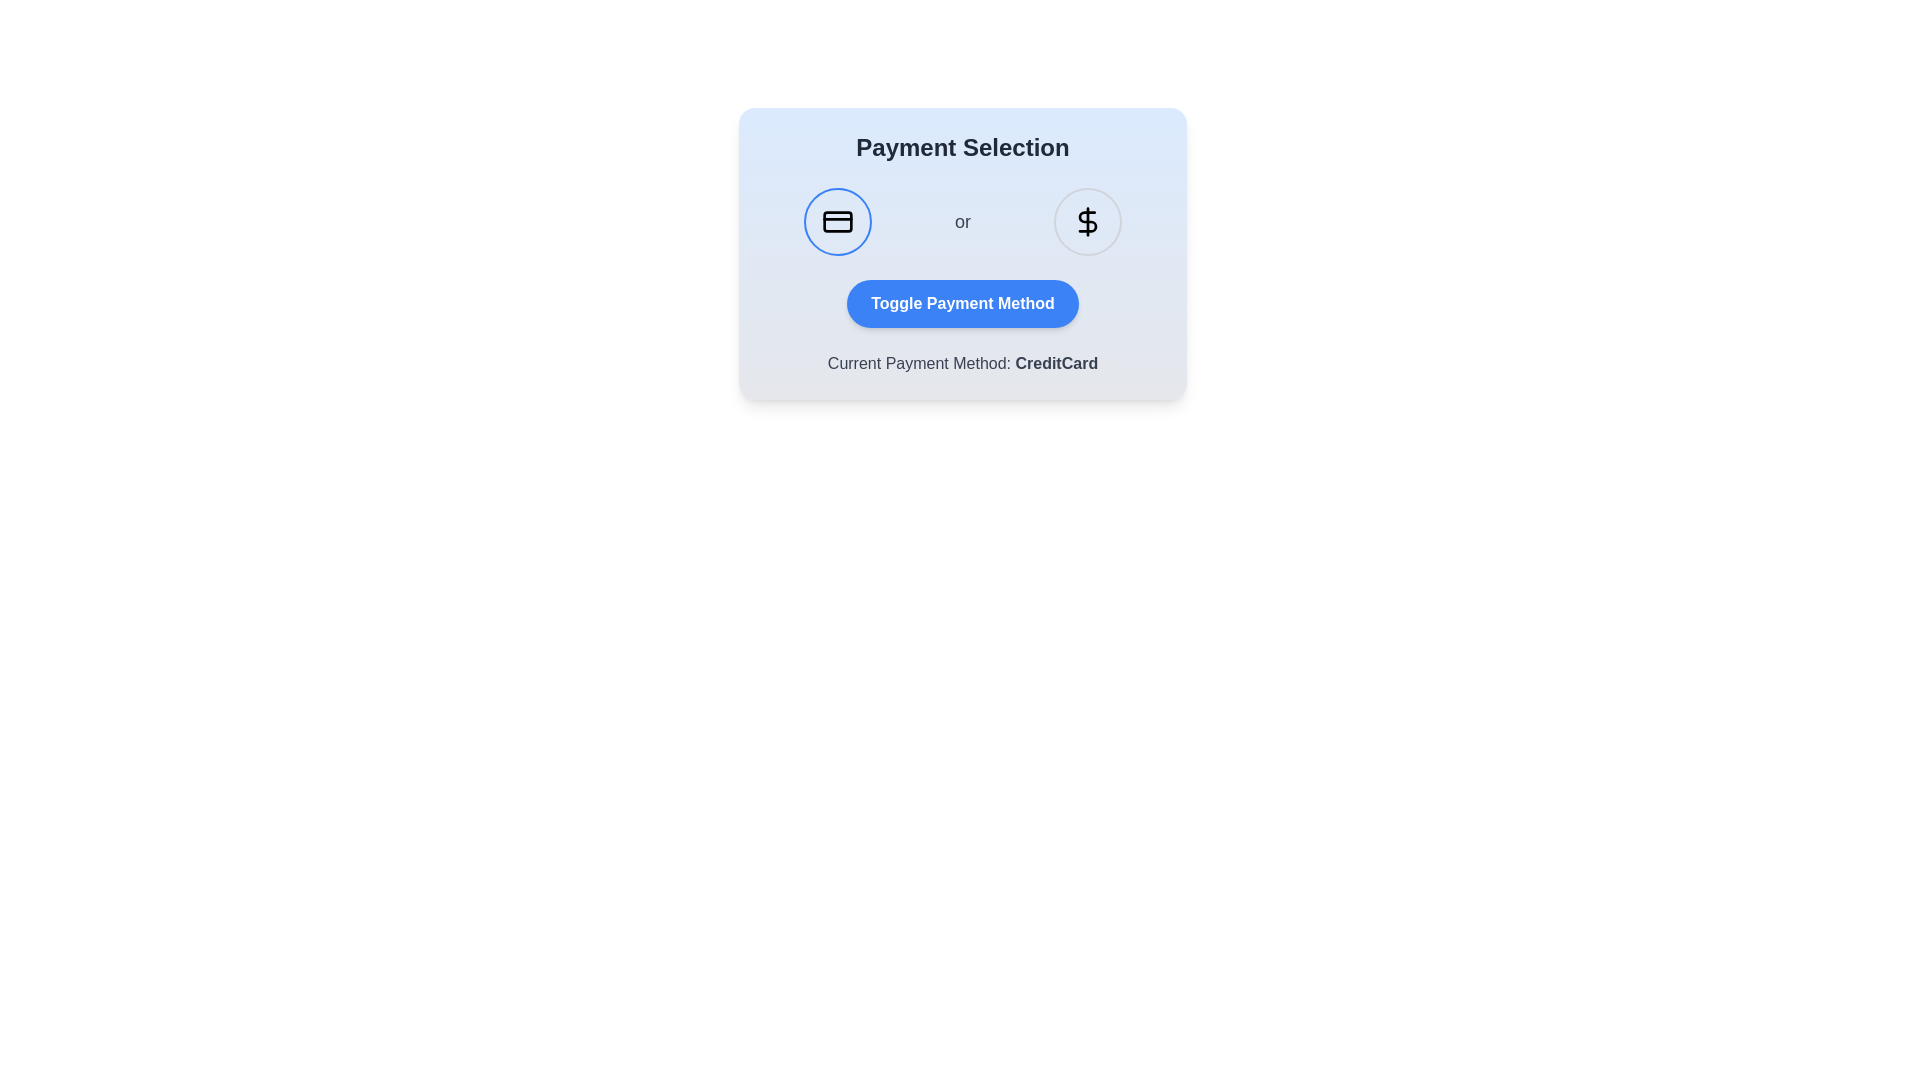 The height and width of the screenshot is (1080, 1920). I want to click on the payment method toggle button located centrally below the payment method icons and above the current payment method text to switch between payment methods, so click(963, 304).